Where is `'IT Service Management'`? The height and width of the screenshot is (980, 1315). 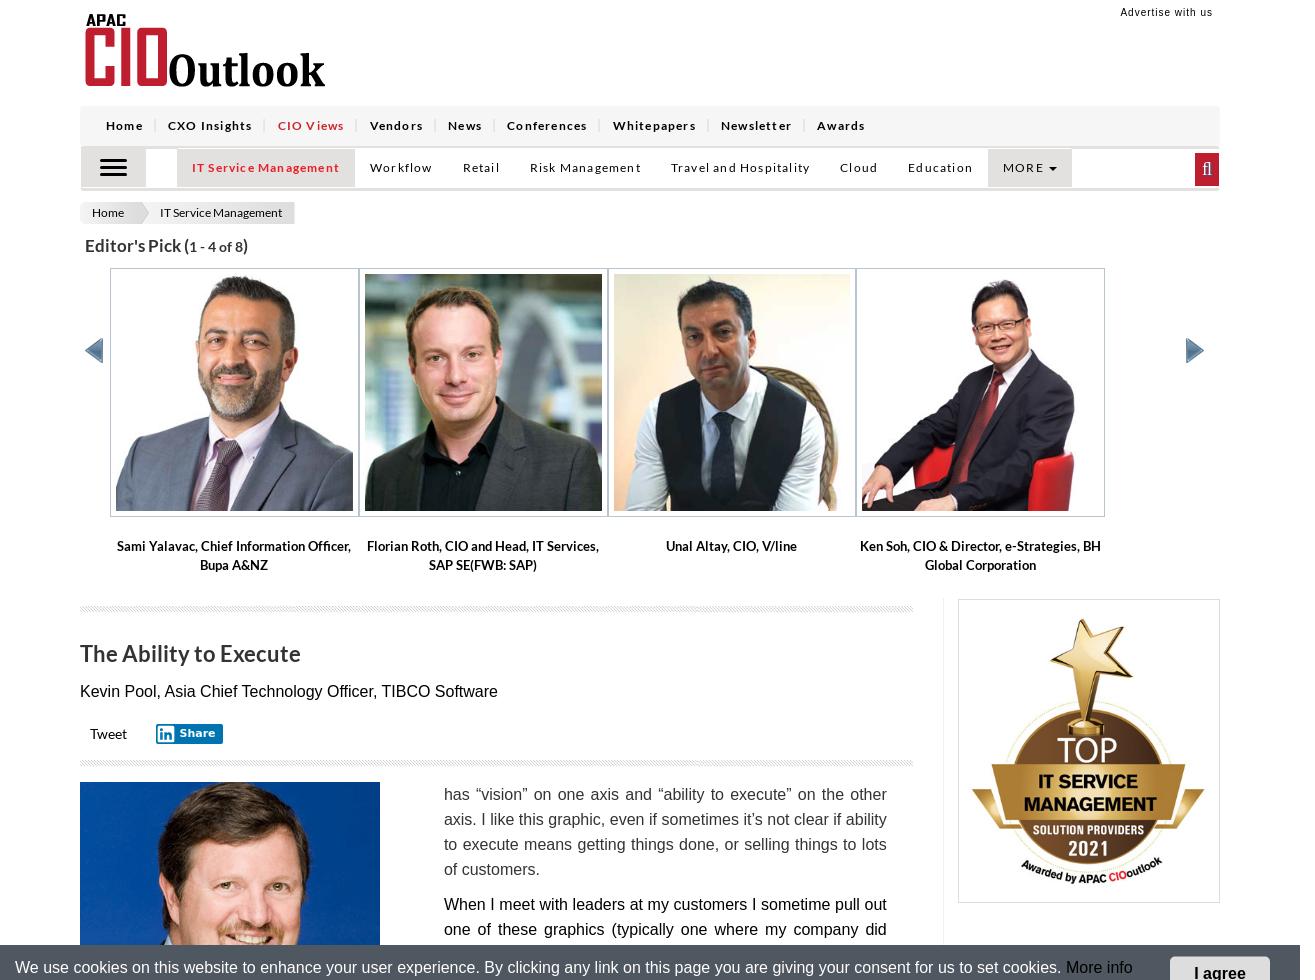 'IT Service Management' is located at coordinates (160, 212).